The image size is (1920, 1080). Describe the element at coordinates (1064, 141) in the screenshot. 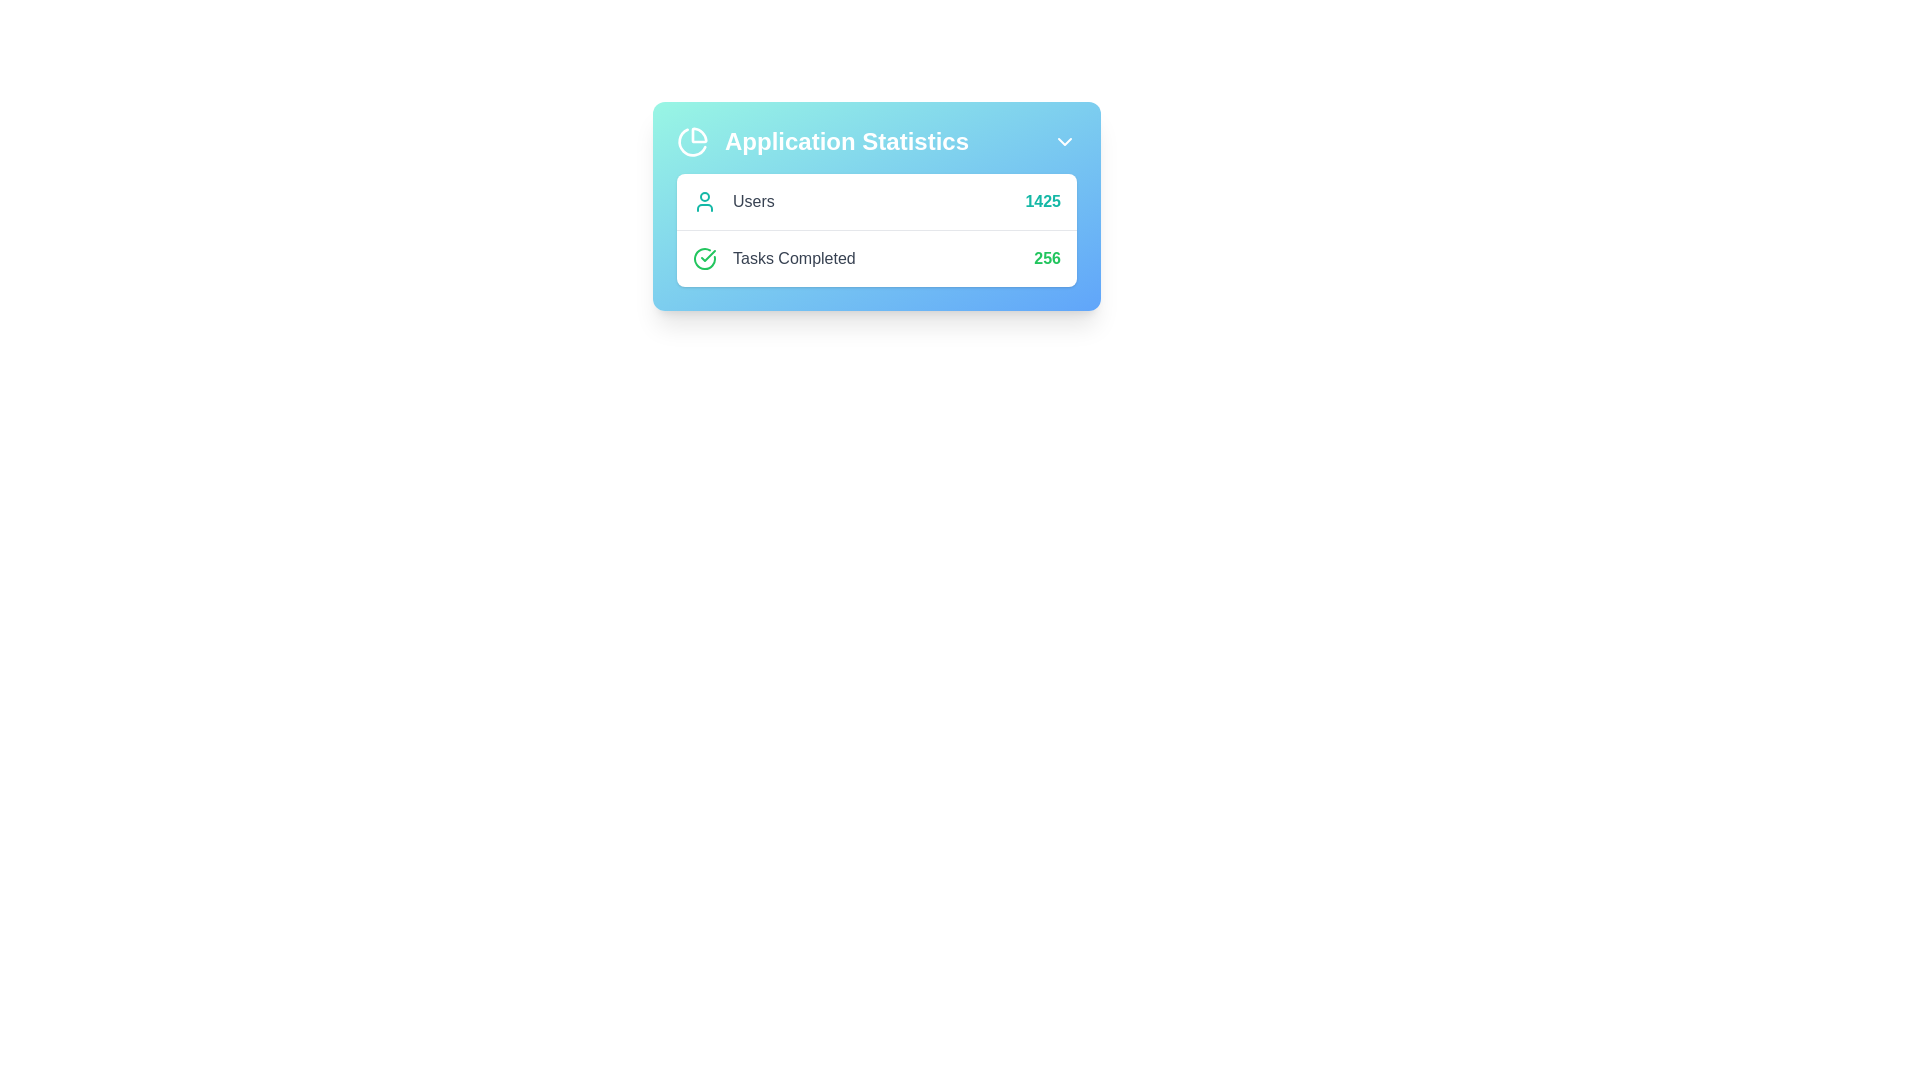

I see `the downward-facing chevron icon button on the right side of the 'Application Statistics' header` at that location.